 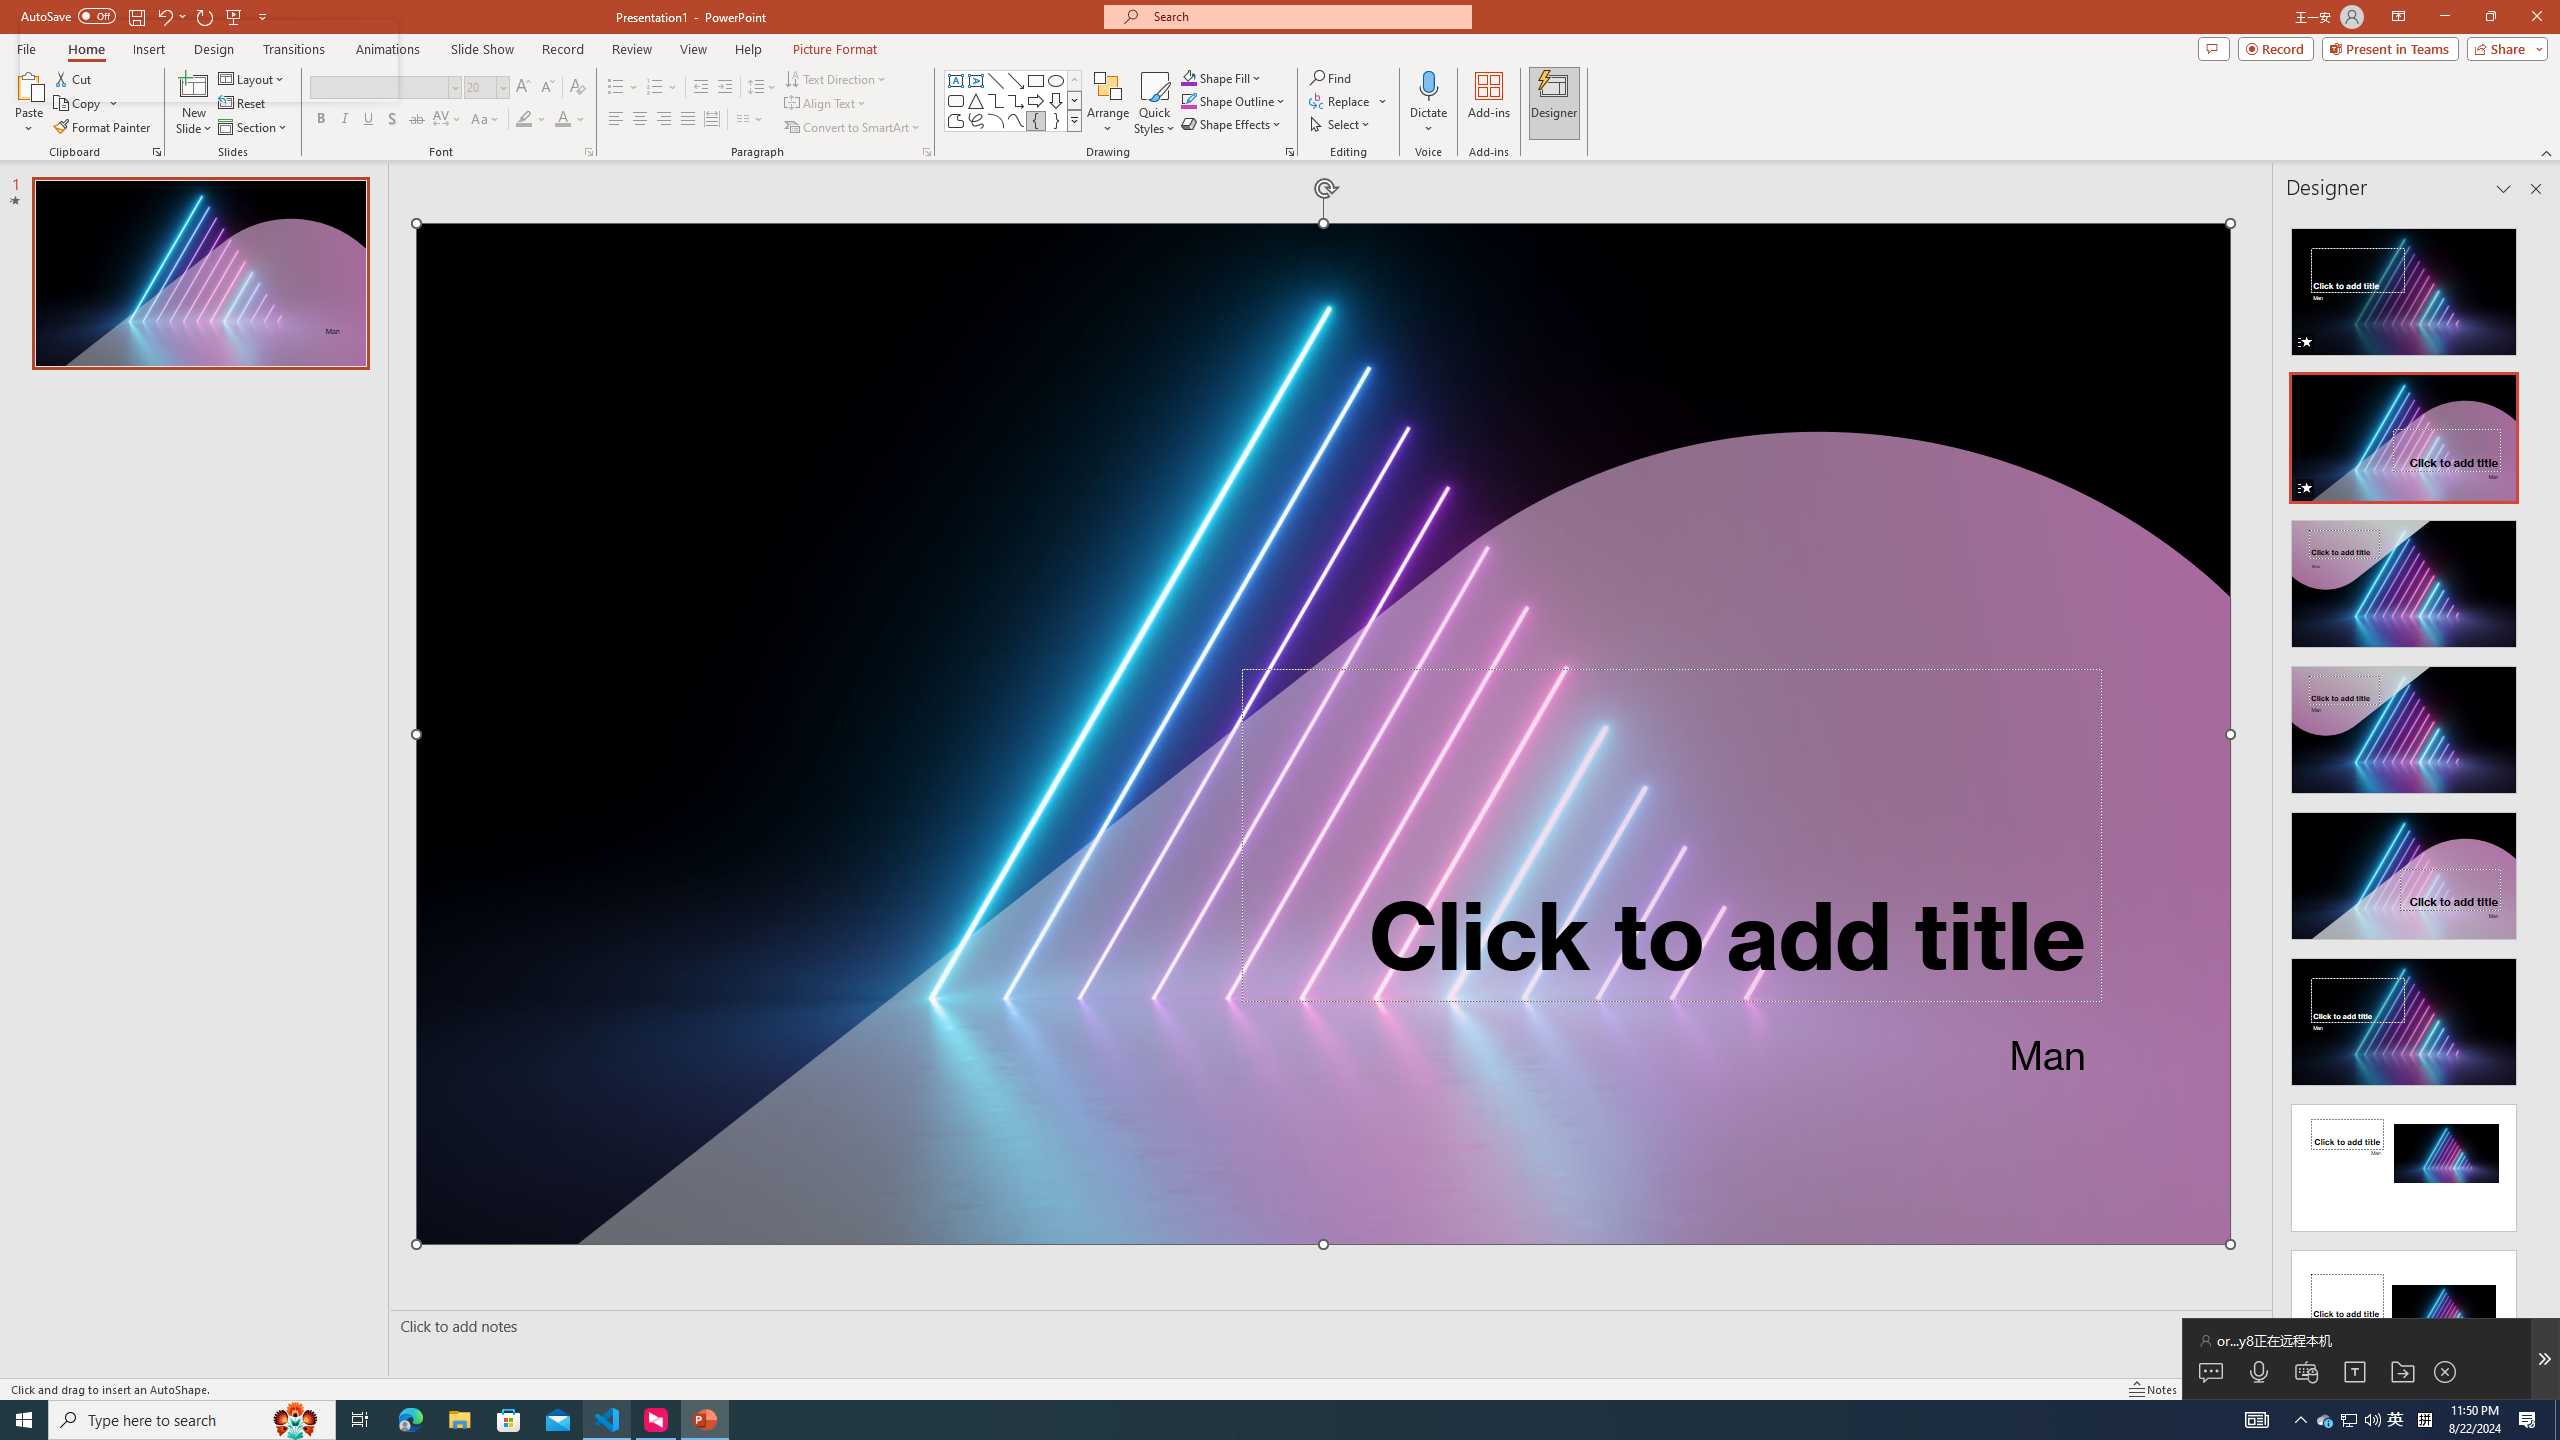 What do you see at coordinates (2515, 1389) in the screenshot?
I see `'Zoom 142%'` at bounding box center [2515, 1389].